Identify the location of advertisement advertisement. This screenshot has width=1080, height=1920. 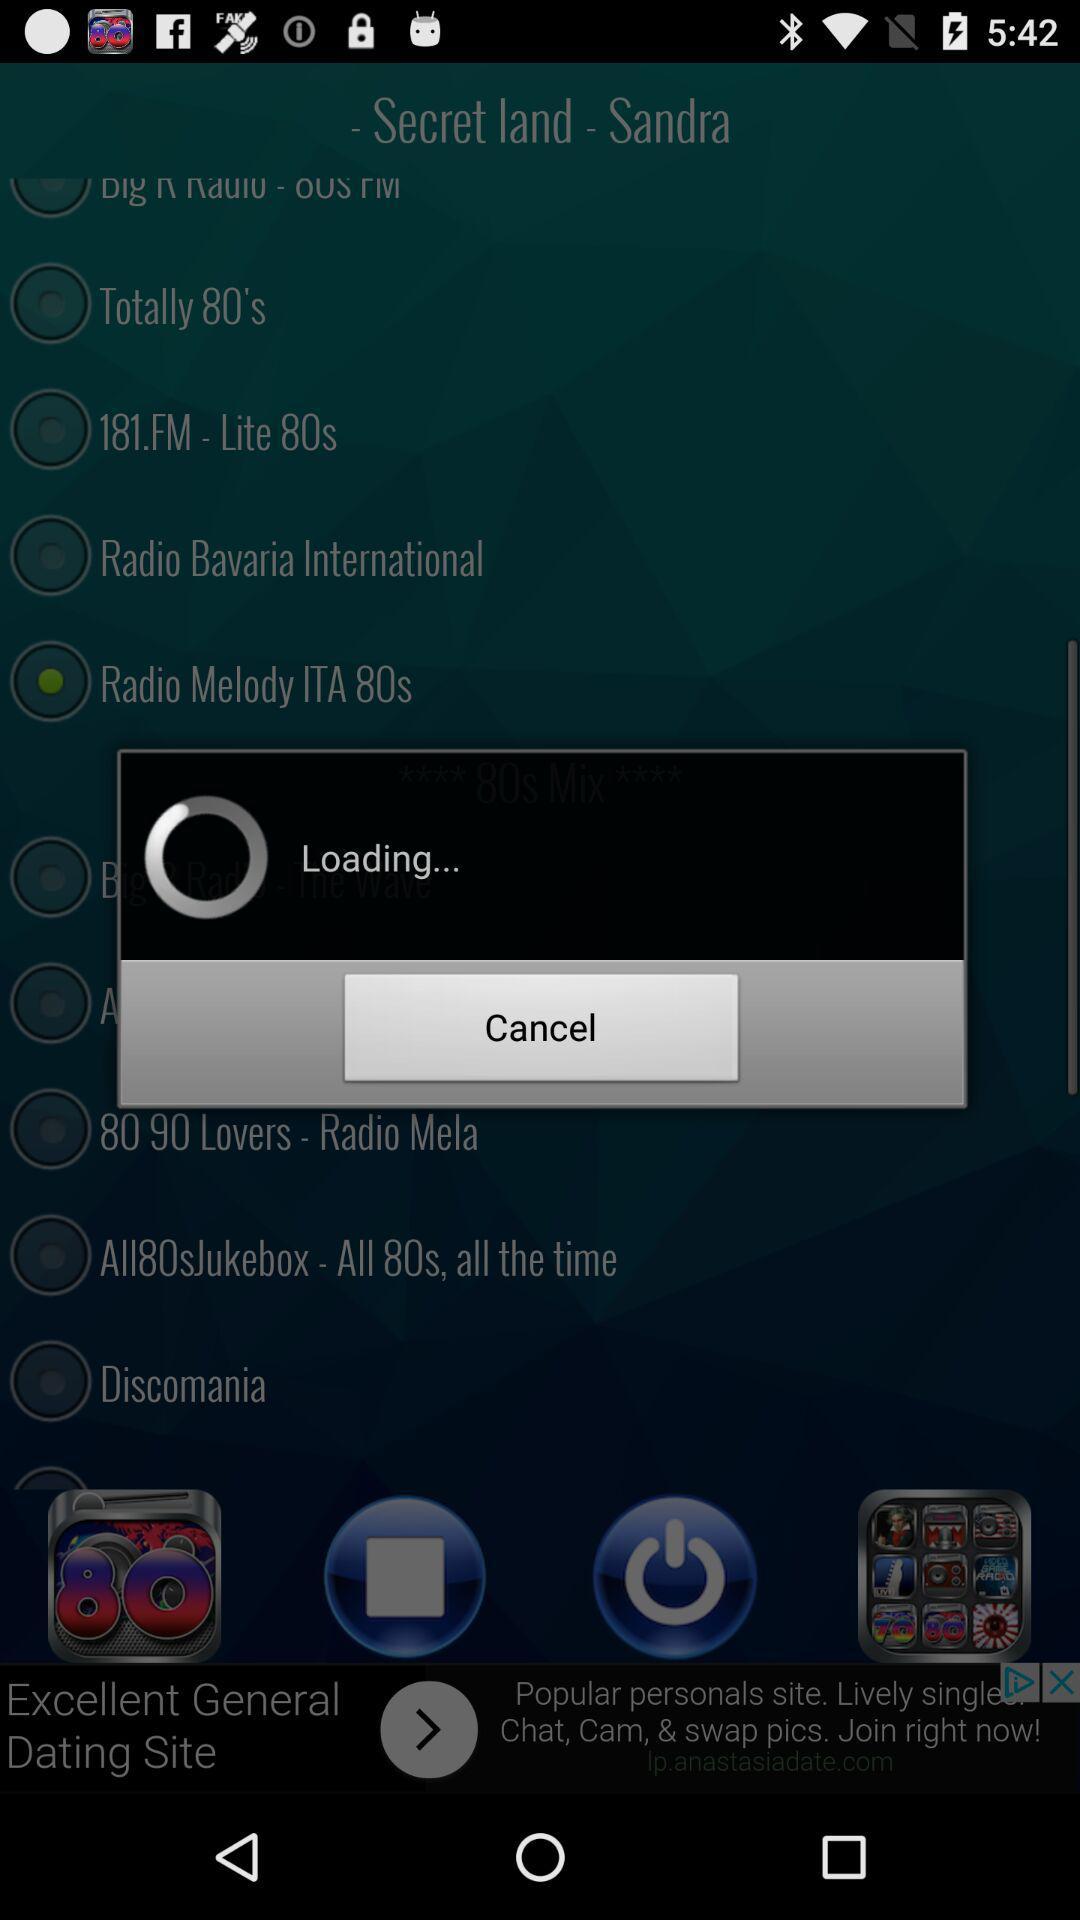
(540, 1727).